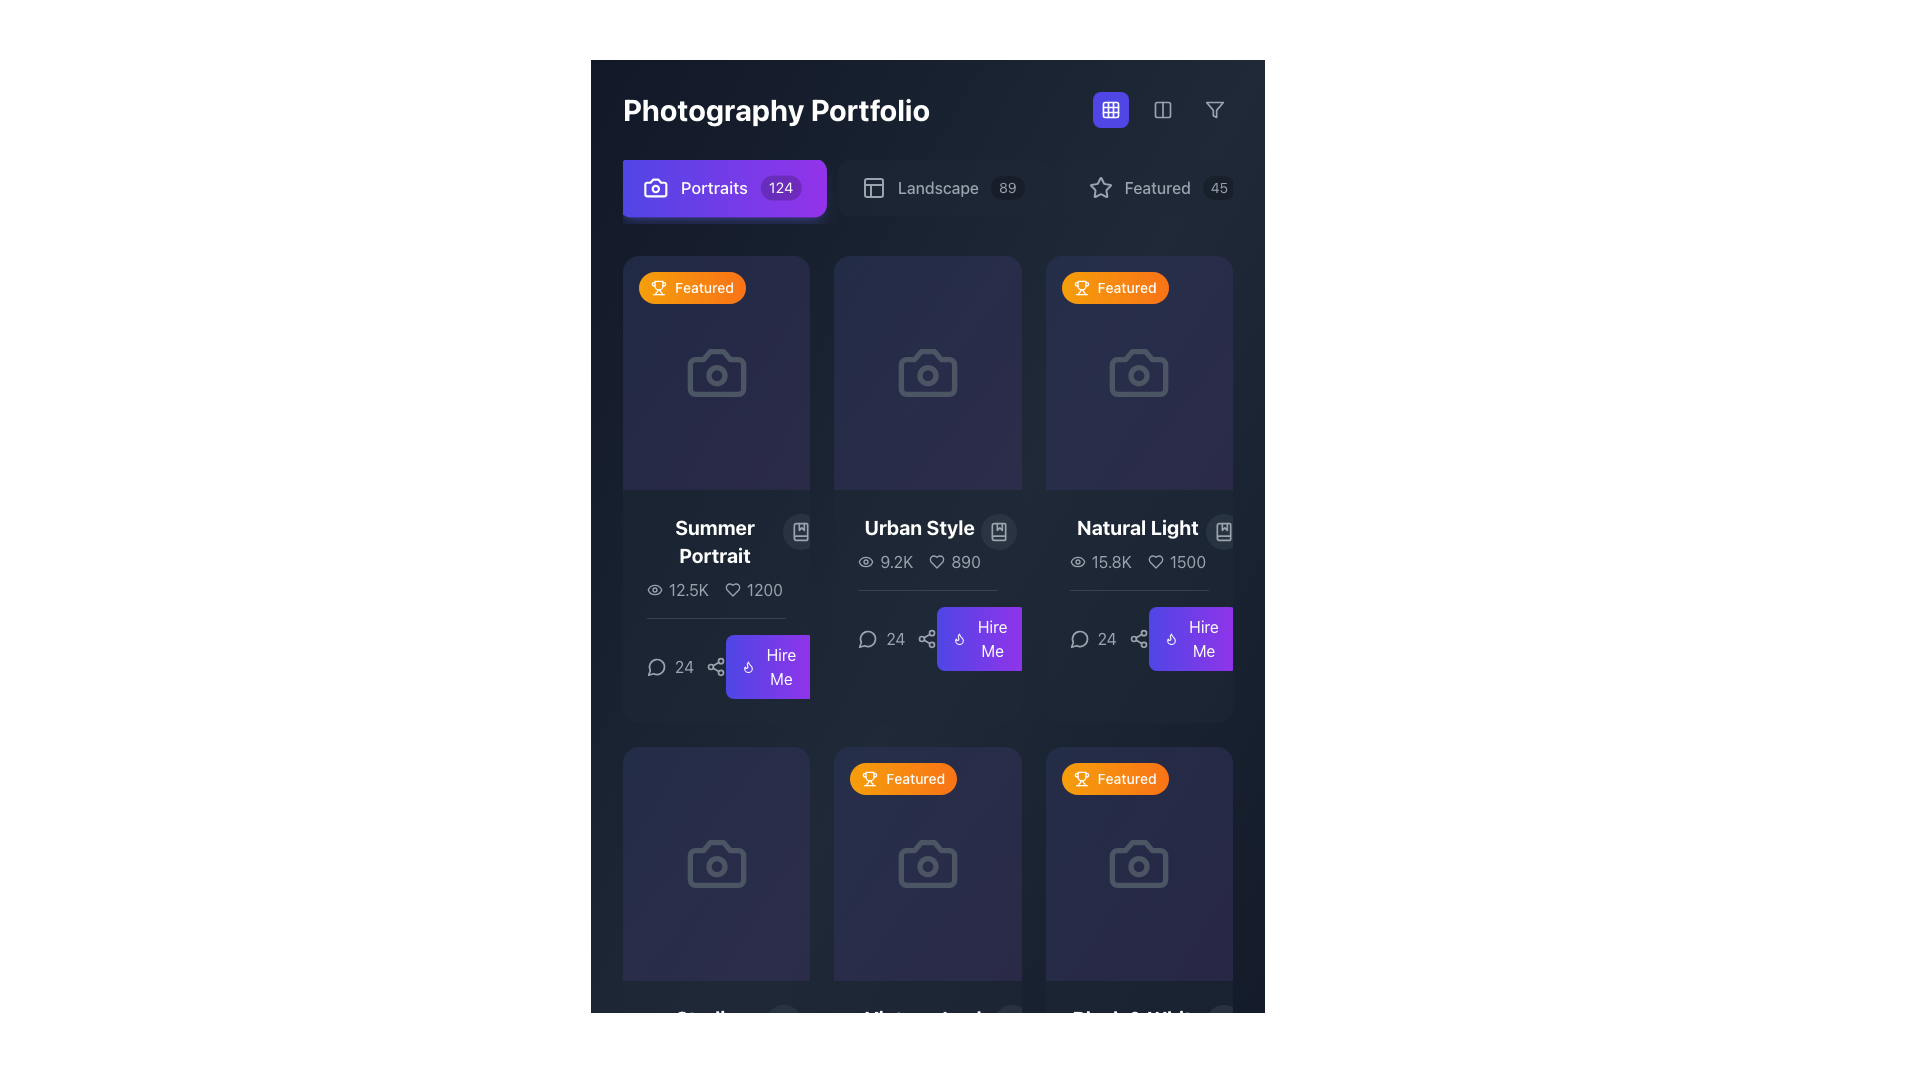  I want to click on the share icon button located in the 'Urban Style' card, which resembles a minimalistic gray share icon with interconnected circles and lines, so click(926, 639).